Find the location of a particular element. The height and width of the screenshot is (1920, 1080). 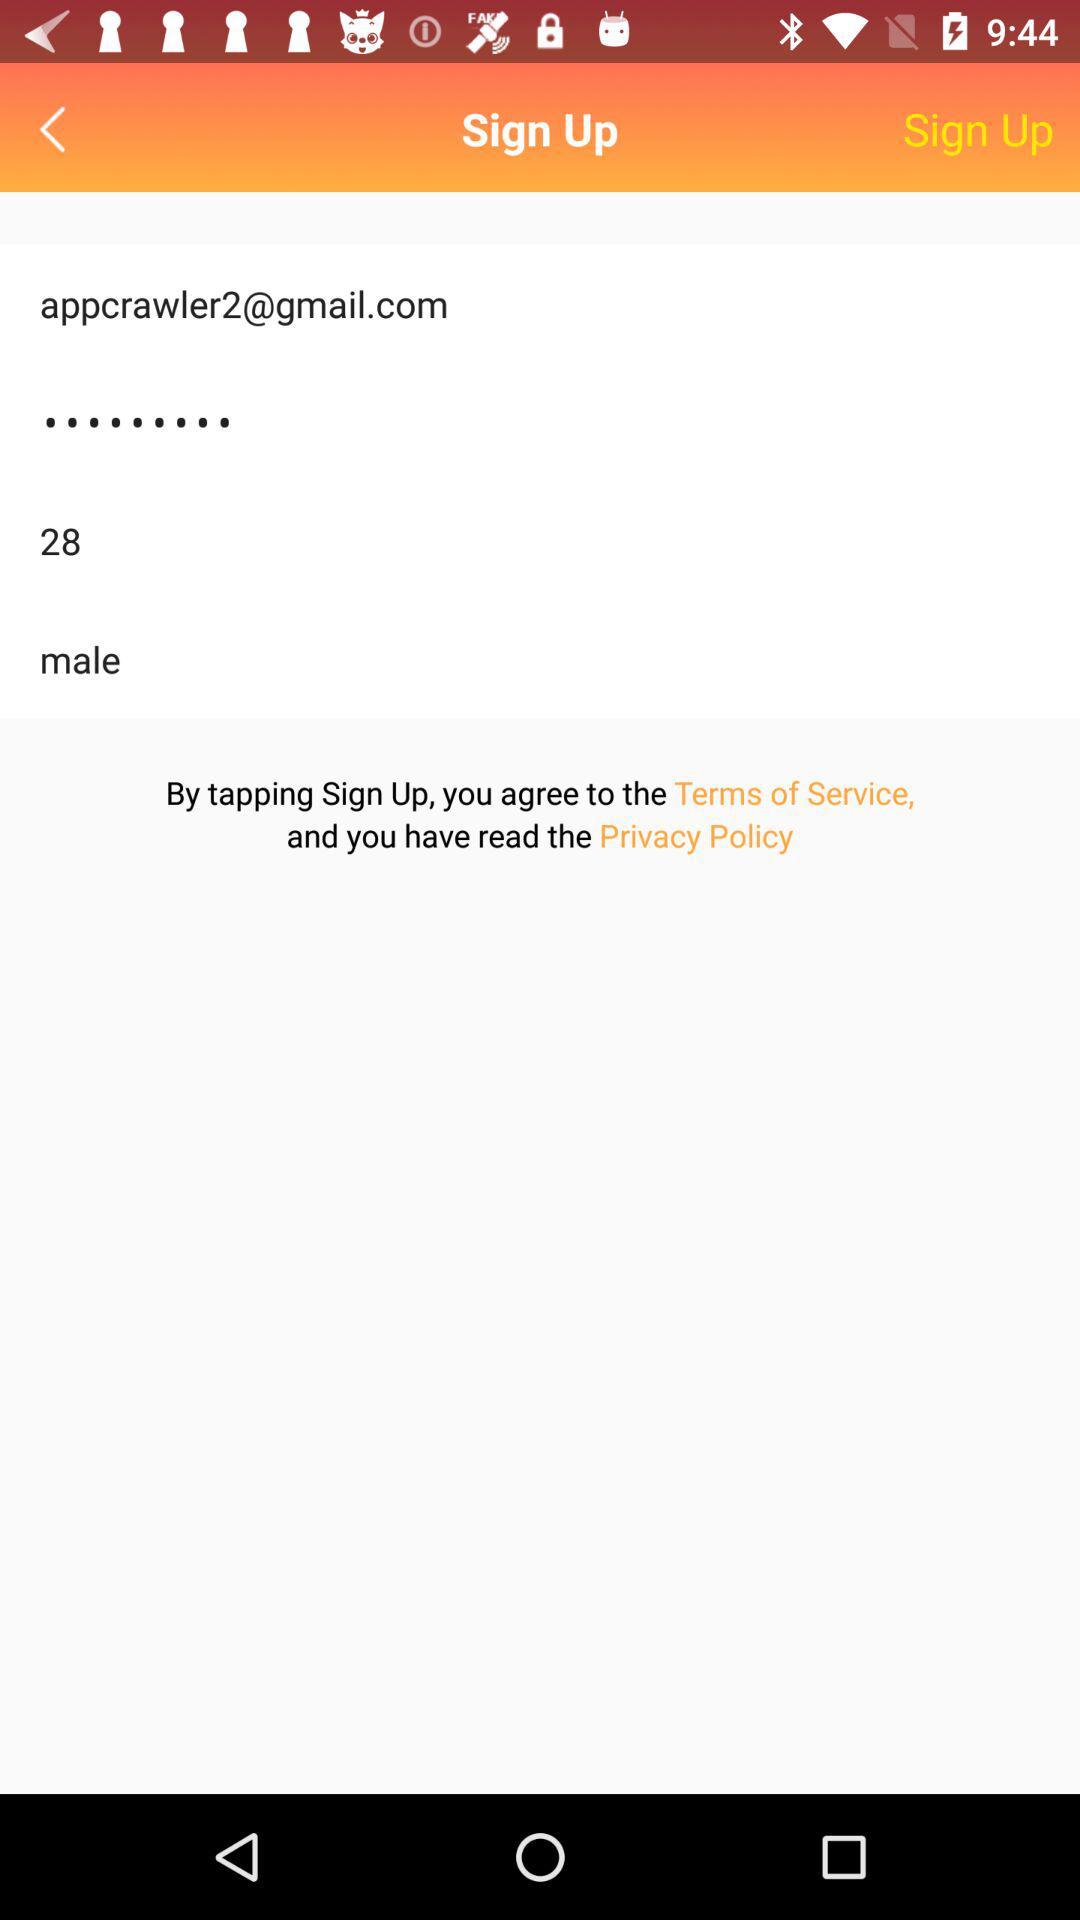

back button is located at coordinates (56, 128).